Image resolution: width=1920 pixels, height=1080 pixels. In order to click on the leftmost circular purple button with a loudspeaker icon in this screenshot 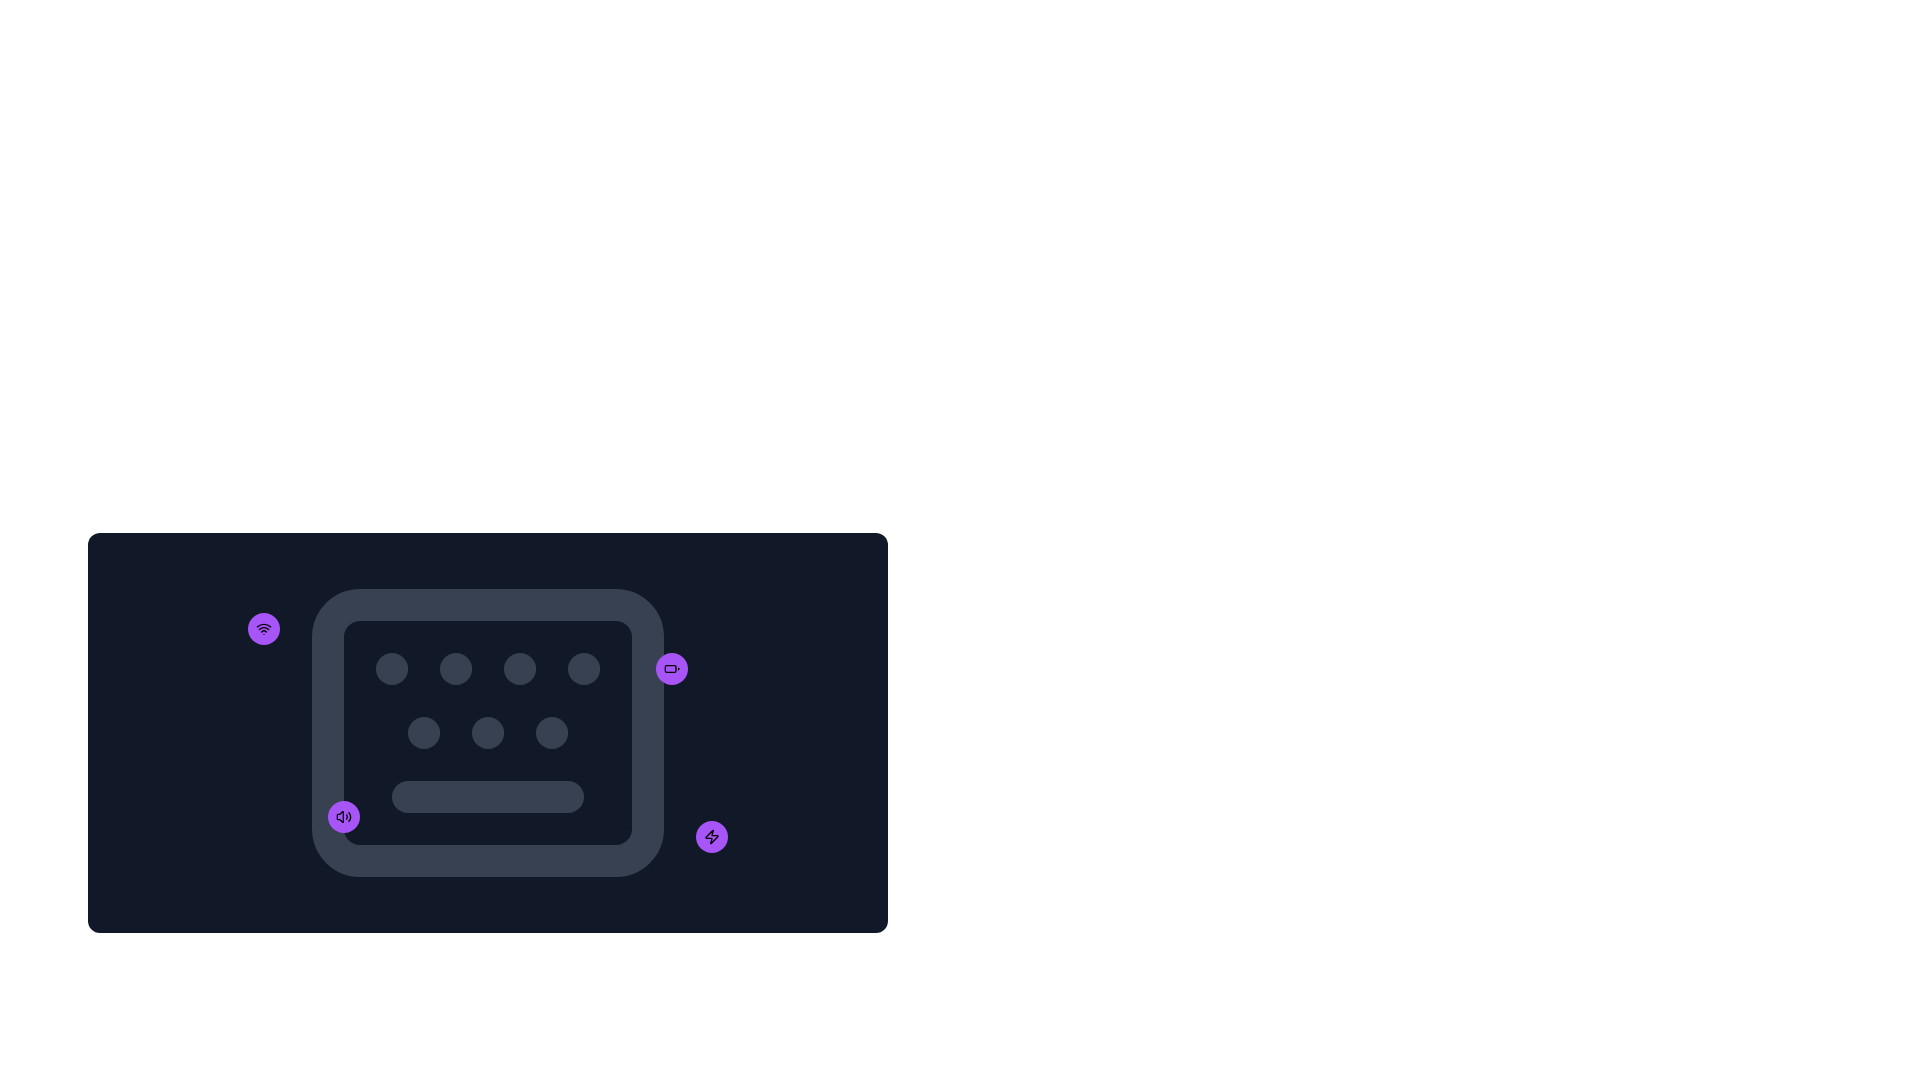, I will do `click(344, 817)`.